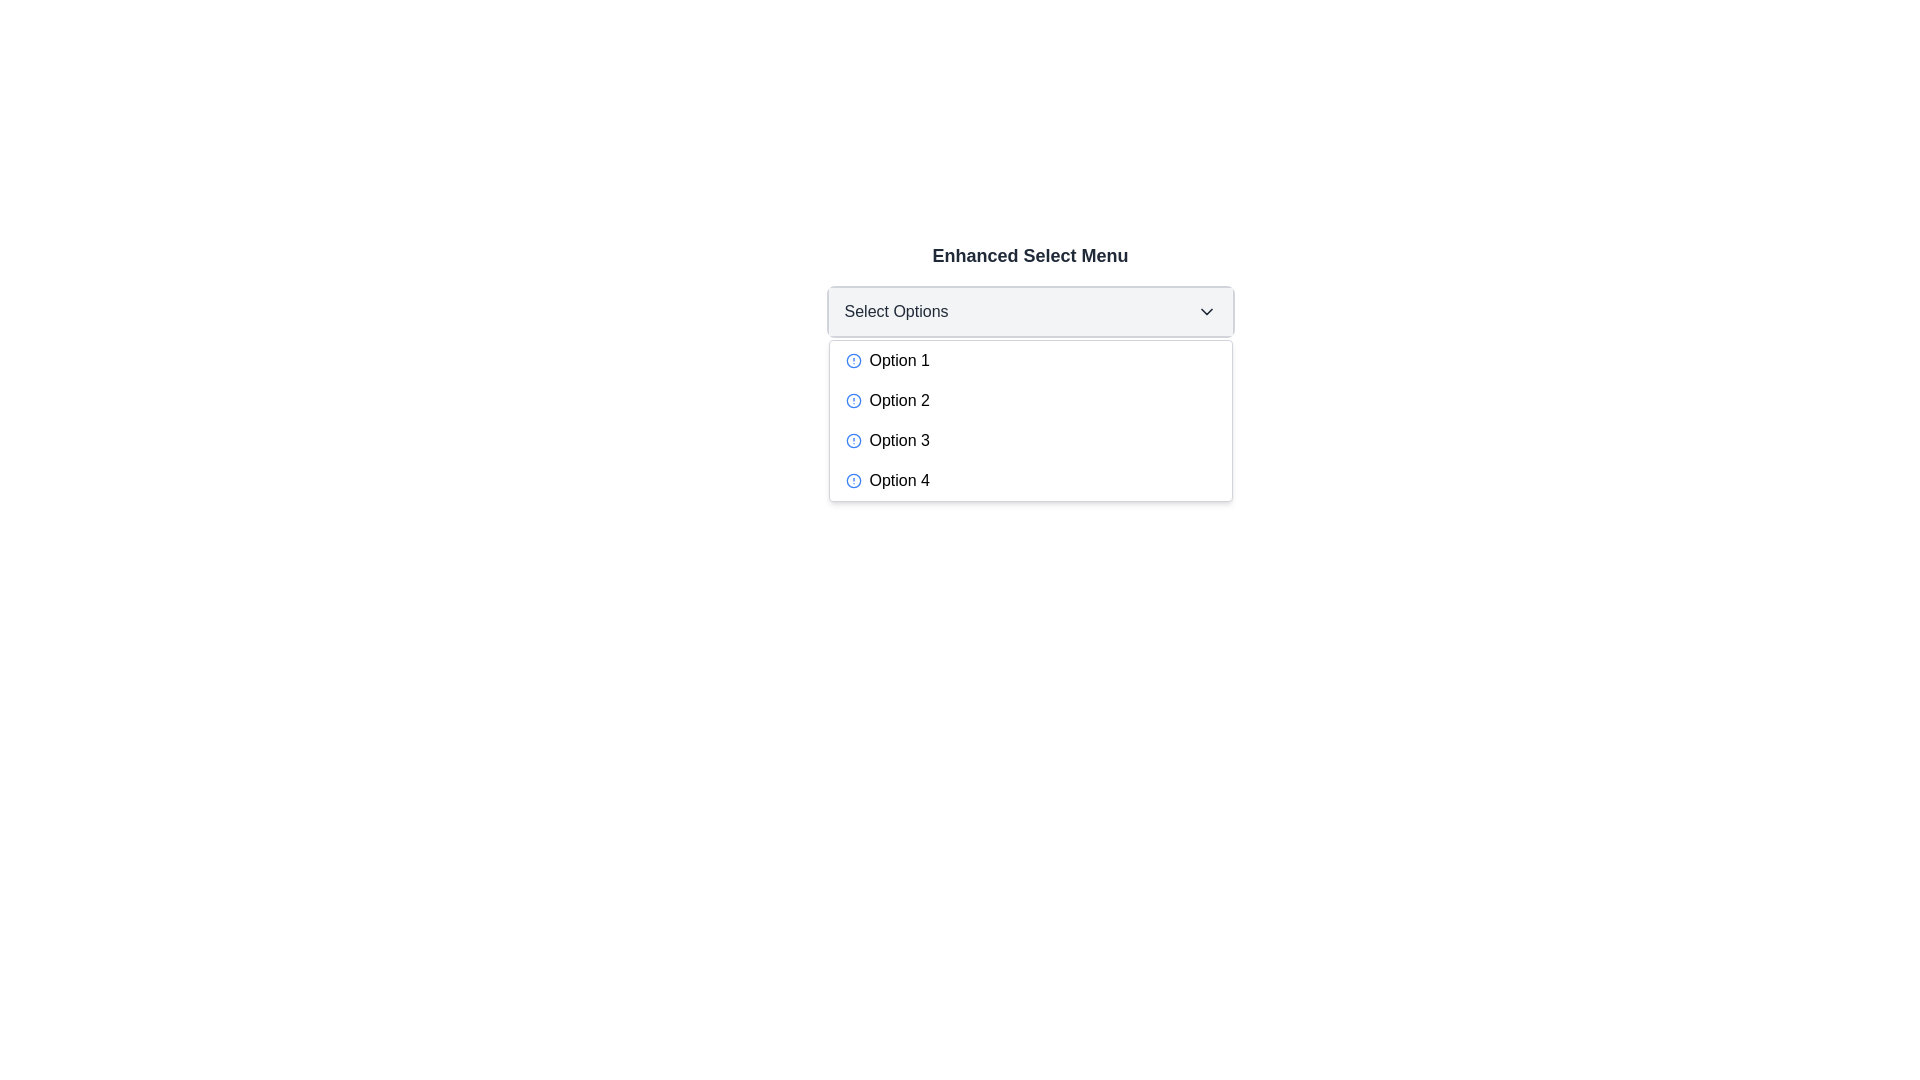 This screenshot has width=1920, height=1080. What do you see at coordinates (886, 481) in the screenshot?
I see `the 'Option 4' dropdown menu item, which consists of a blue circular icon with a white exclamation mark and the text 'Option 4'` at bounding box center [886, 481].